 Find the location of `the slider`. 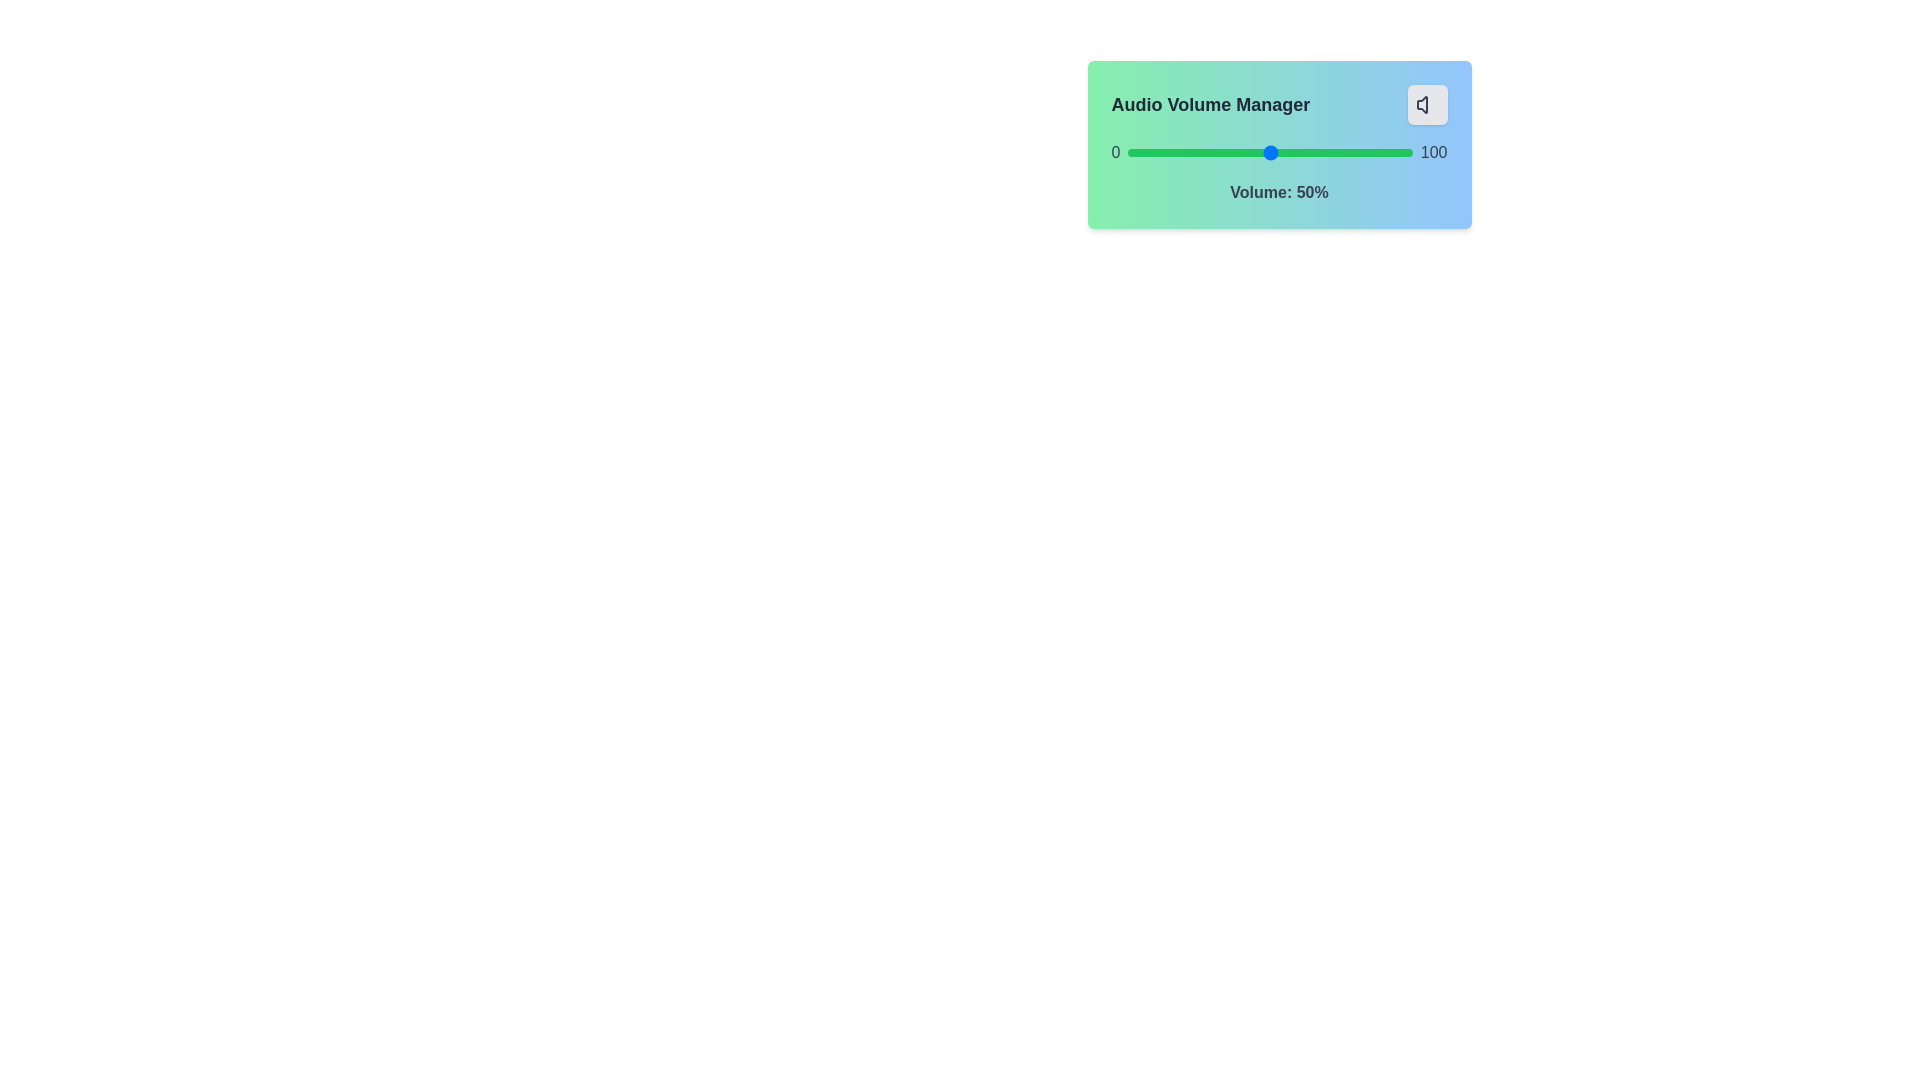

the slider is located at coordinates (1207, 152).